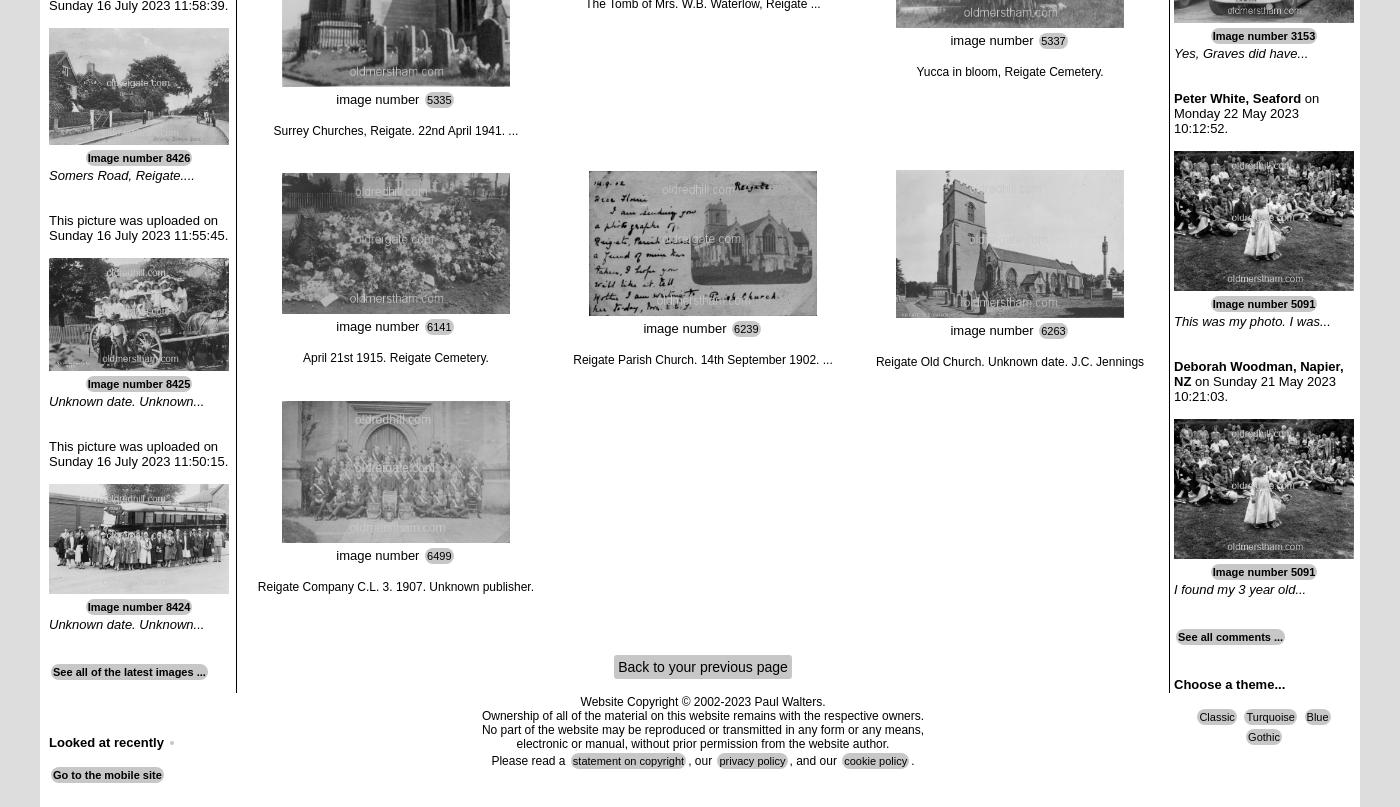  Describe the element at coordinates (395, 129) in the screenshot. I see `'Surrey Churches, Reigate. 22nd April 1941. ...'` at that location.